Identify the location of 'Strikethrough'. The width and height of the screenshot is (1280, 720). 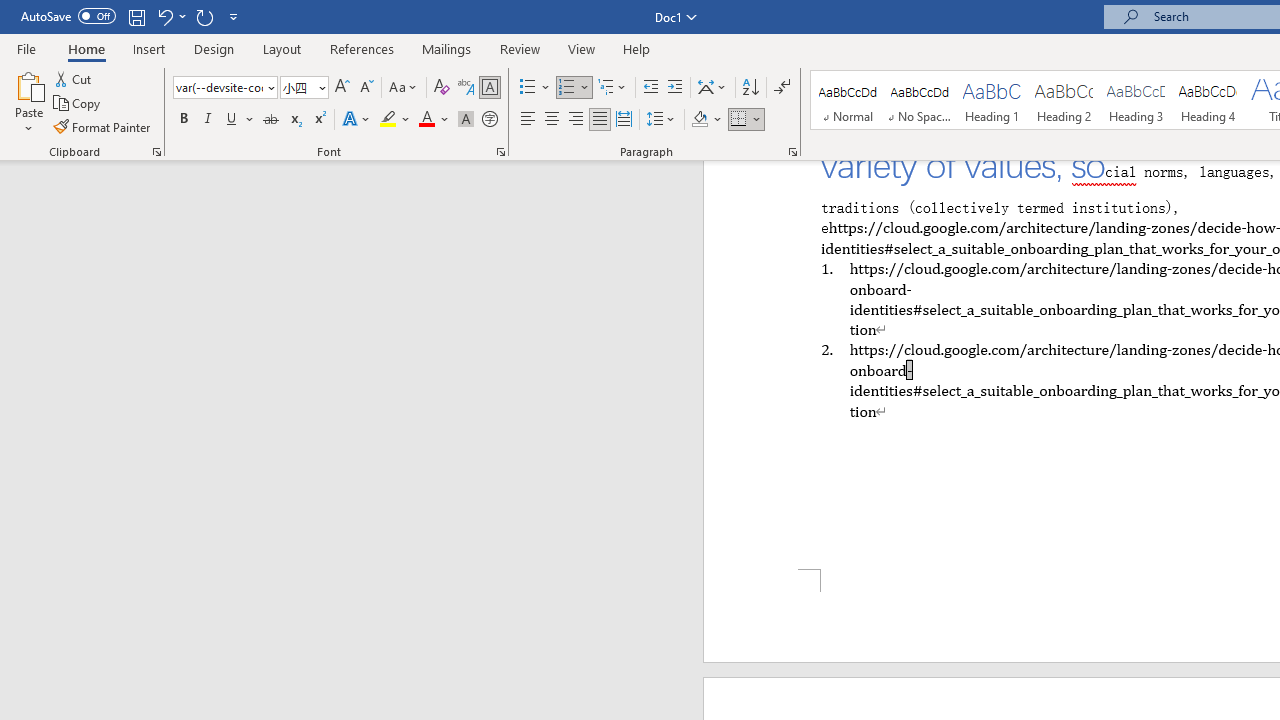
(269, 119).